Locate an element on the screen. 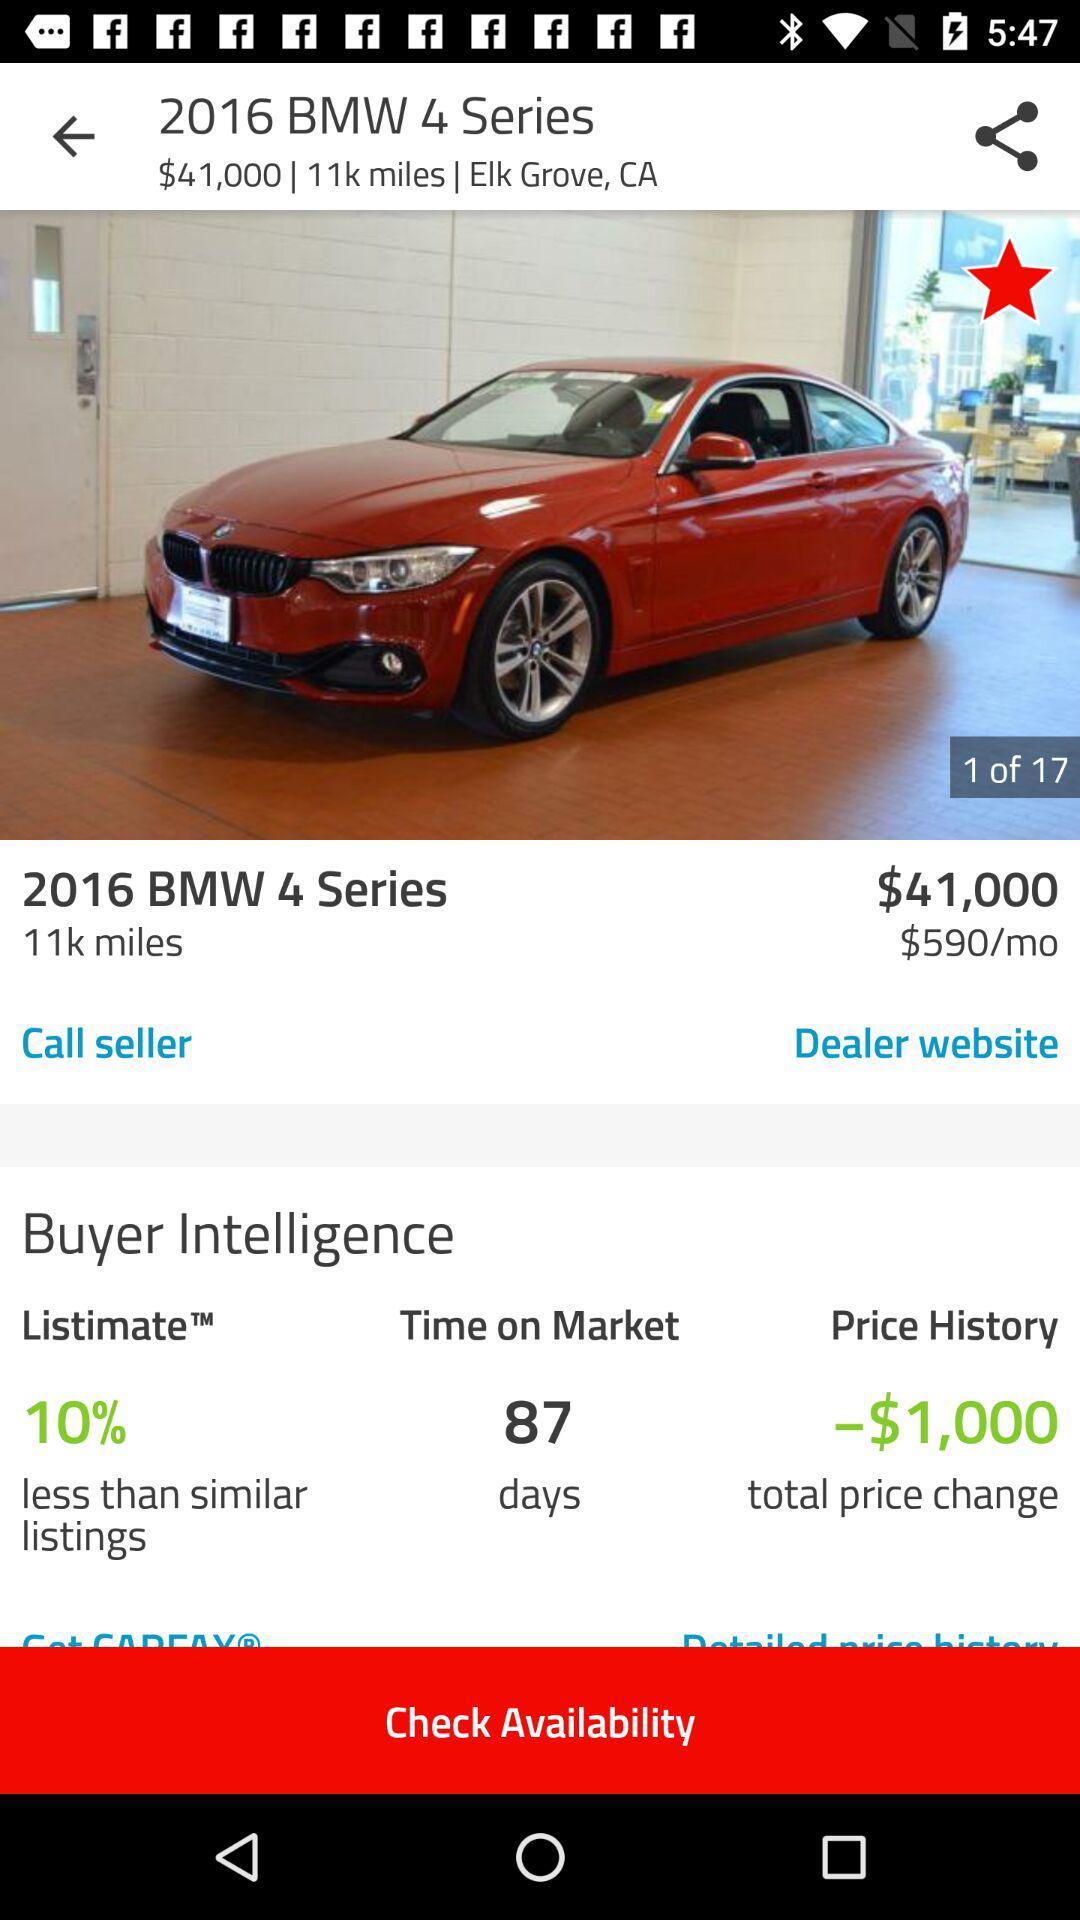 Image resolution: width=1080 pixels, height=1920 pixels. app to the left of the 2016 bmw 4 item is located at coordinates (72, 135).